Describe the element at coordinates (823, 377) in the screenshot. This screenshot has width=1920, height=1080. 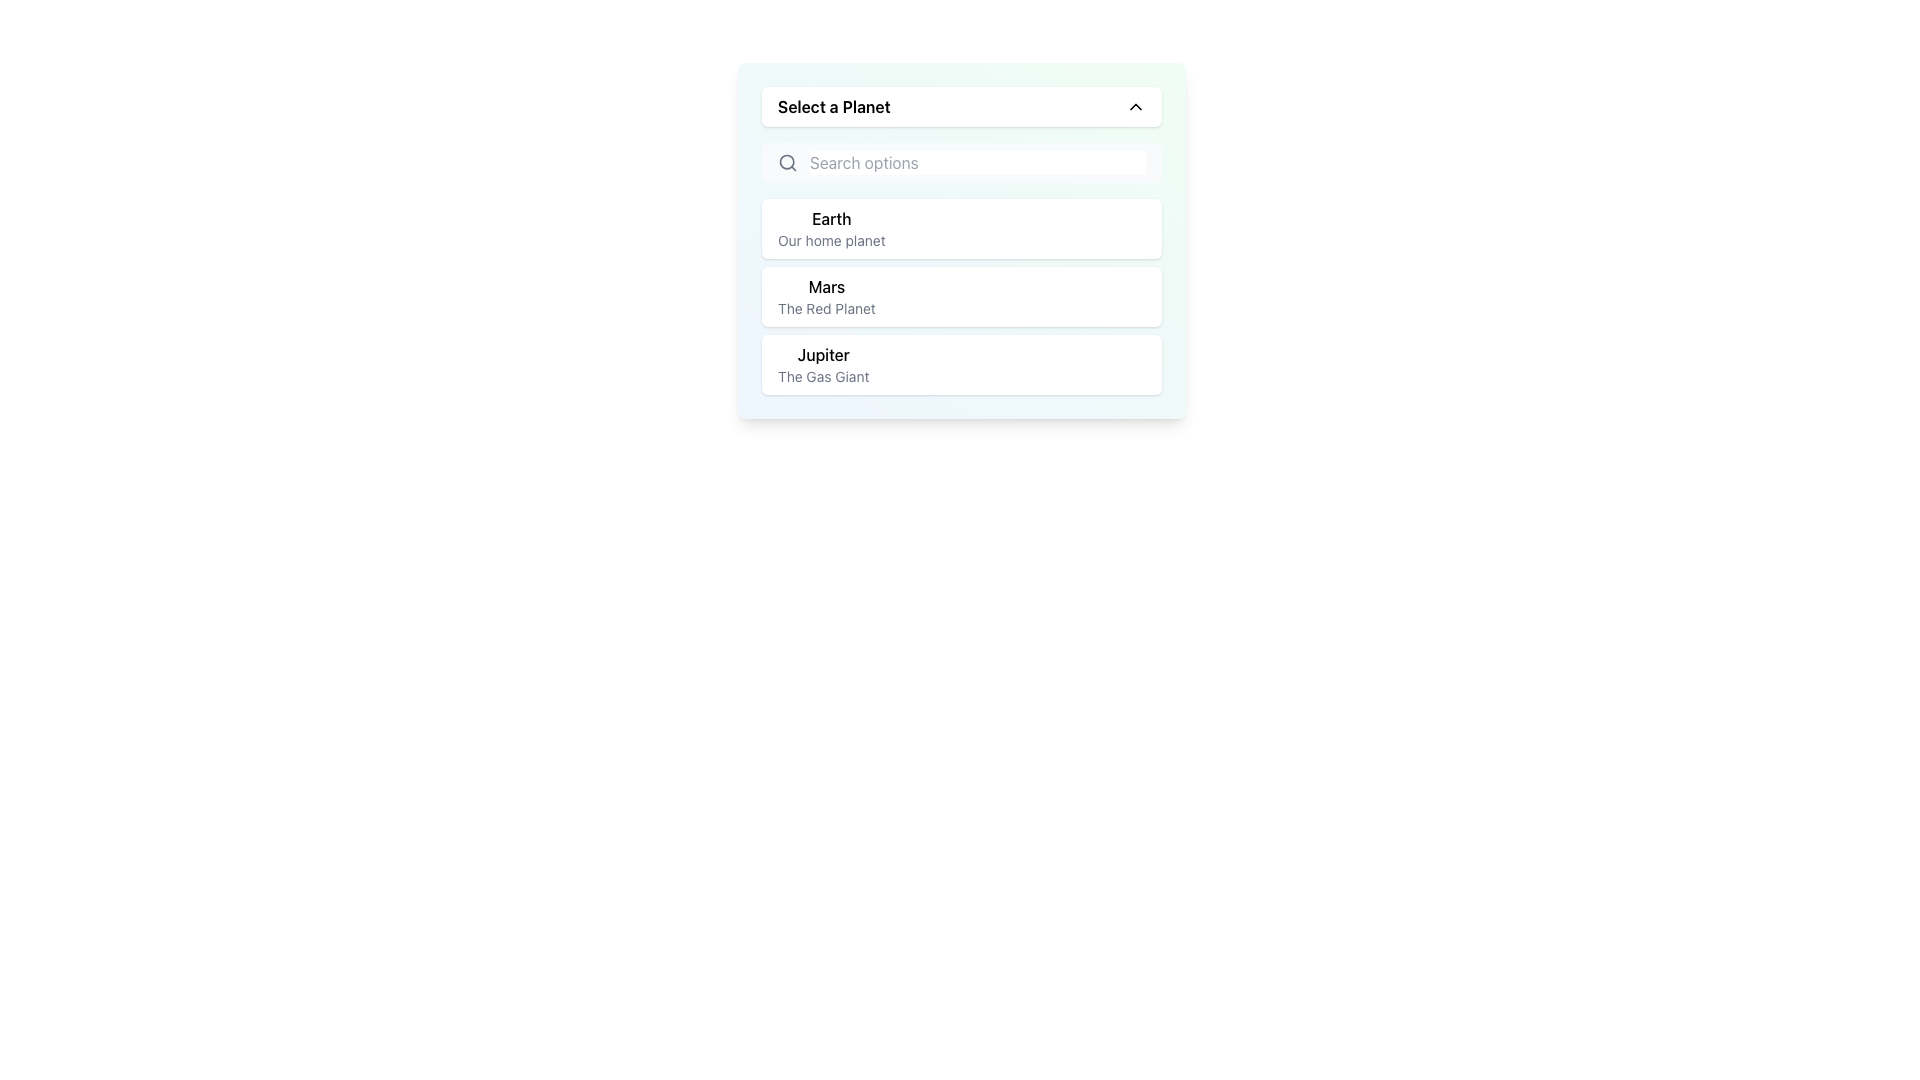
I see `the text label 'The Gas Giant' located below the title 'Jupiter' in the dropdown menu describing celestial bodies` at that location.